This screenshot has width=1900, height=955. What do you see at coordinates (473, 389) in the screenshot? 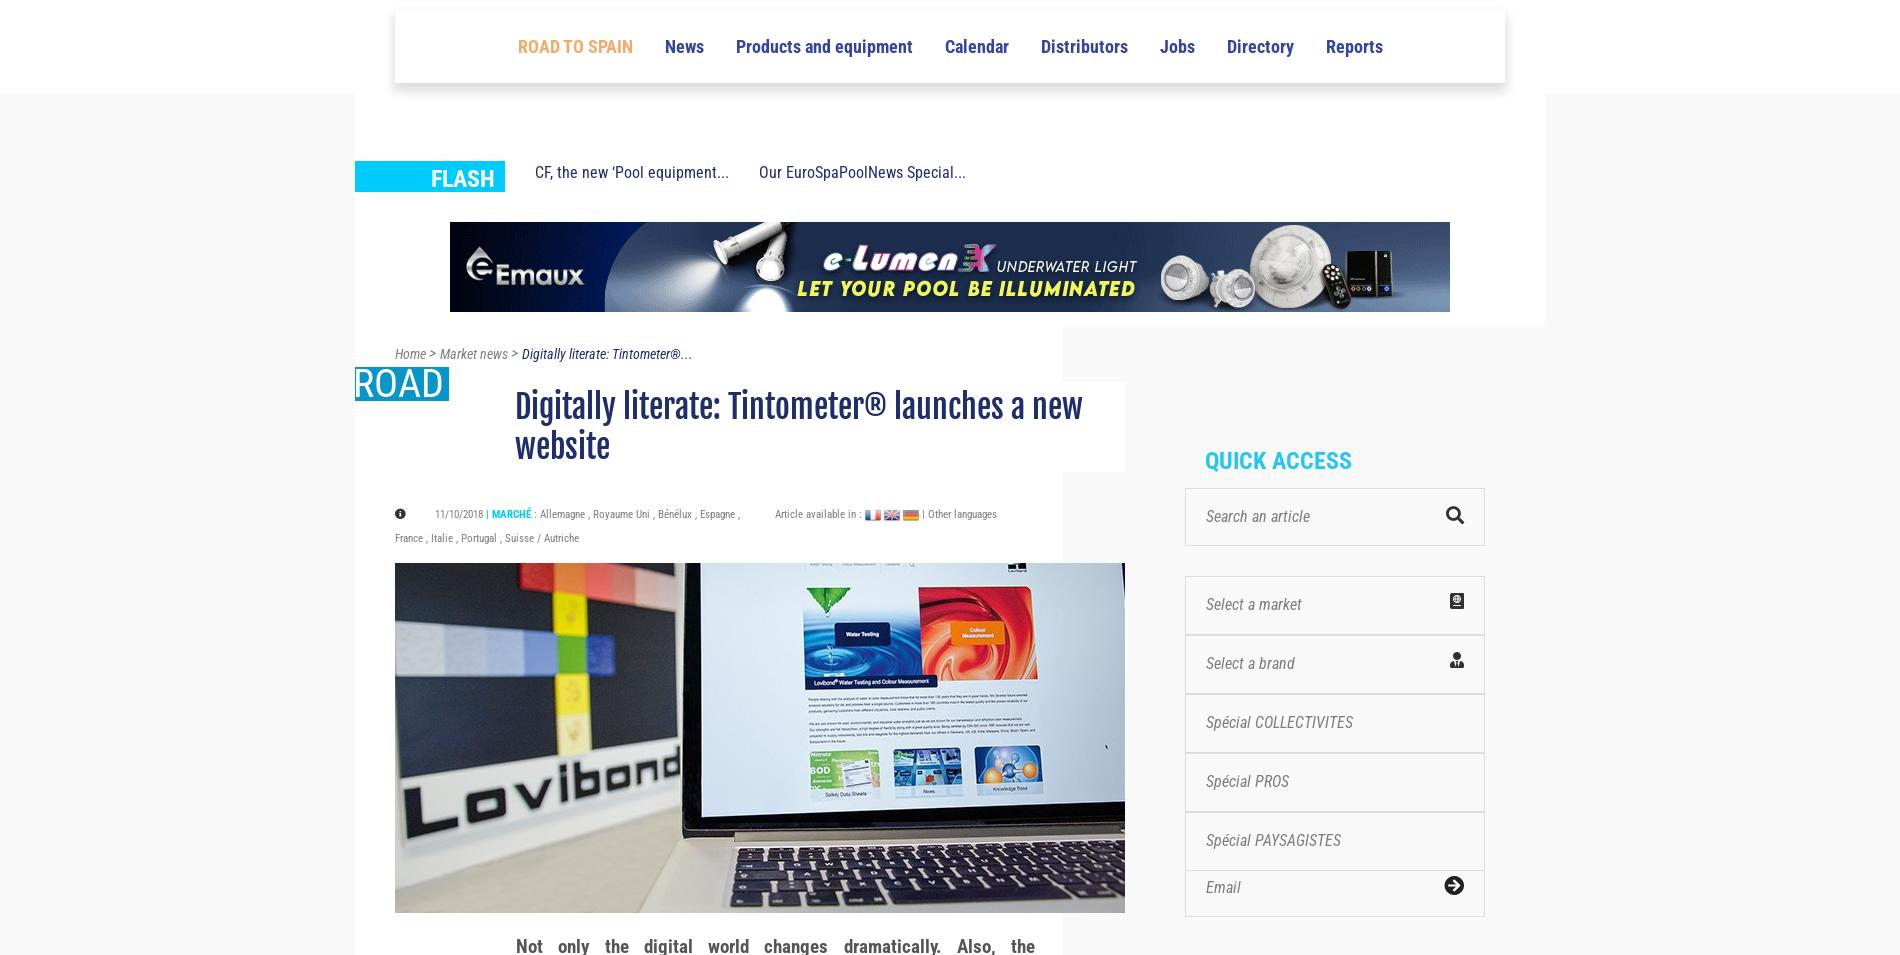
I see `'Market news'` at bounding box center [473, 389].